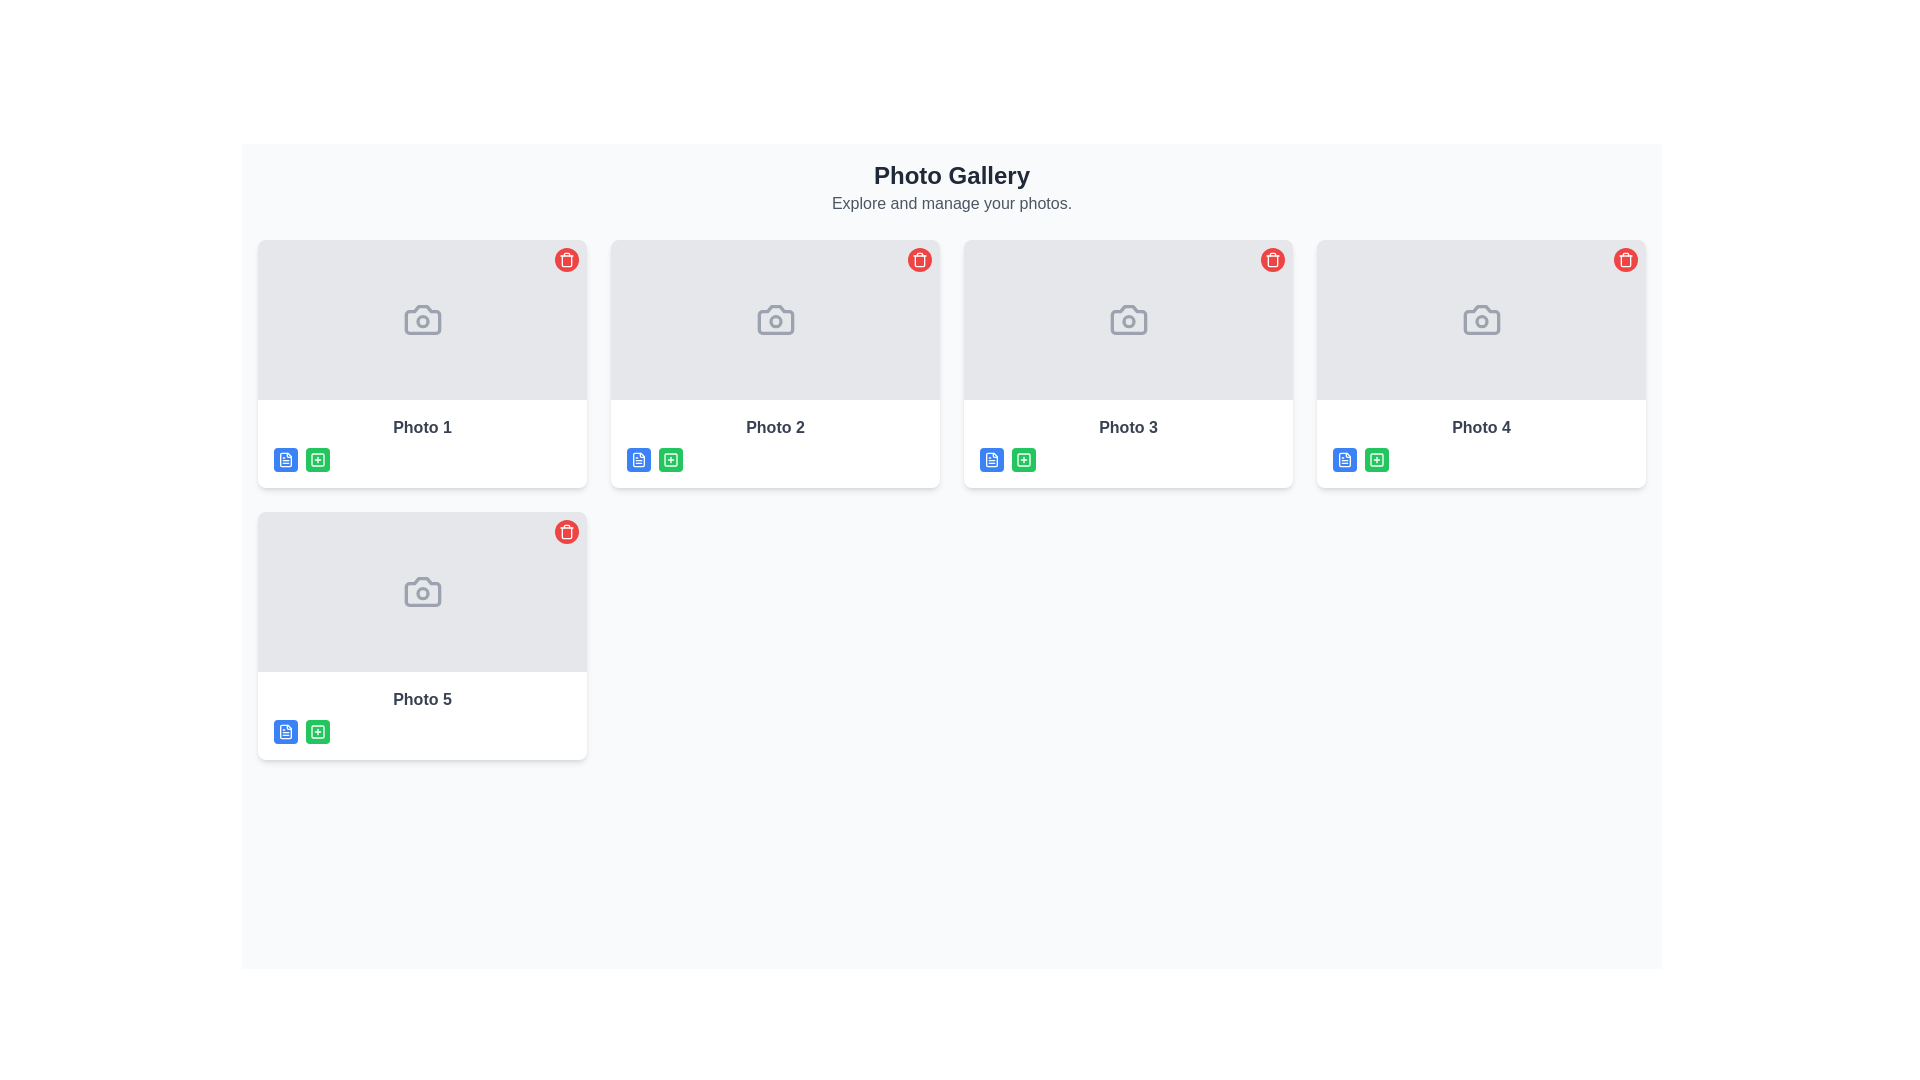 Image resolution: width=1920 pixels, height=1080 pixels. What do you see at coordinates (774, 319) in the screenshot?
I see `the photo placeholder icon located in the second card of the top row in the photo gallery grid, labeled 'Photo 2'` at bounding box center [774, 319].